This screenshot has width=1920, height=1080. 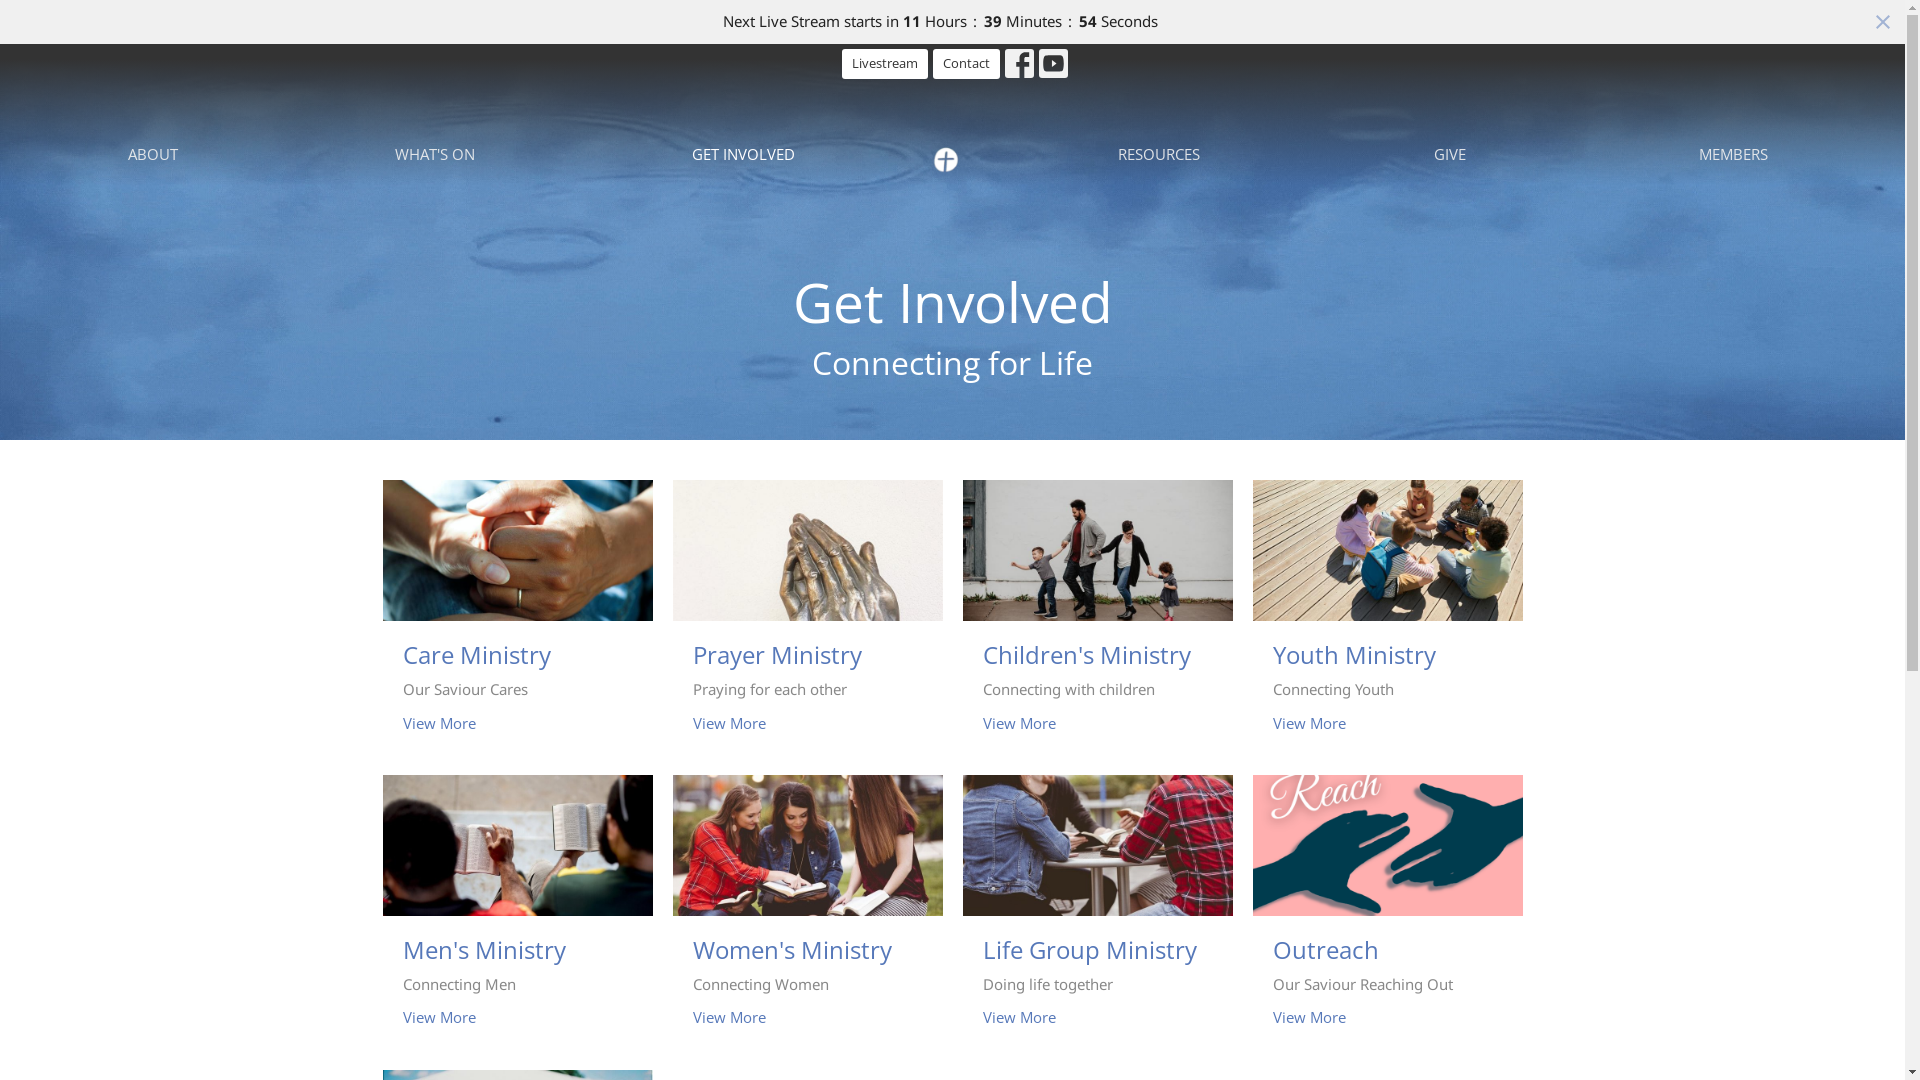 What do you see at coordinates (1158, 153) in the screenshot?
I see `'RESOURCES'` at bounding box center [1158, 153].